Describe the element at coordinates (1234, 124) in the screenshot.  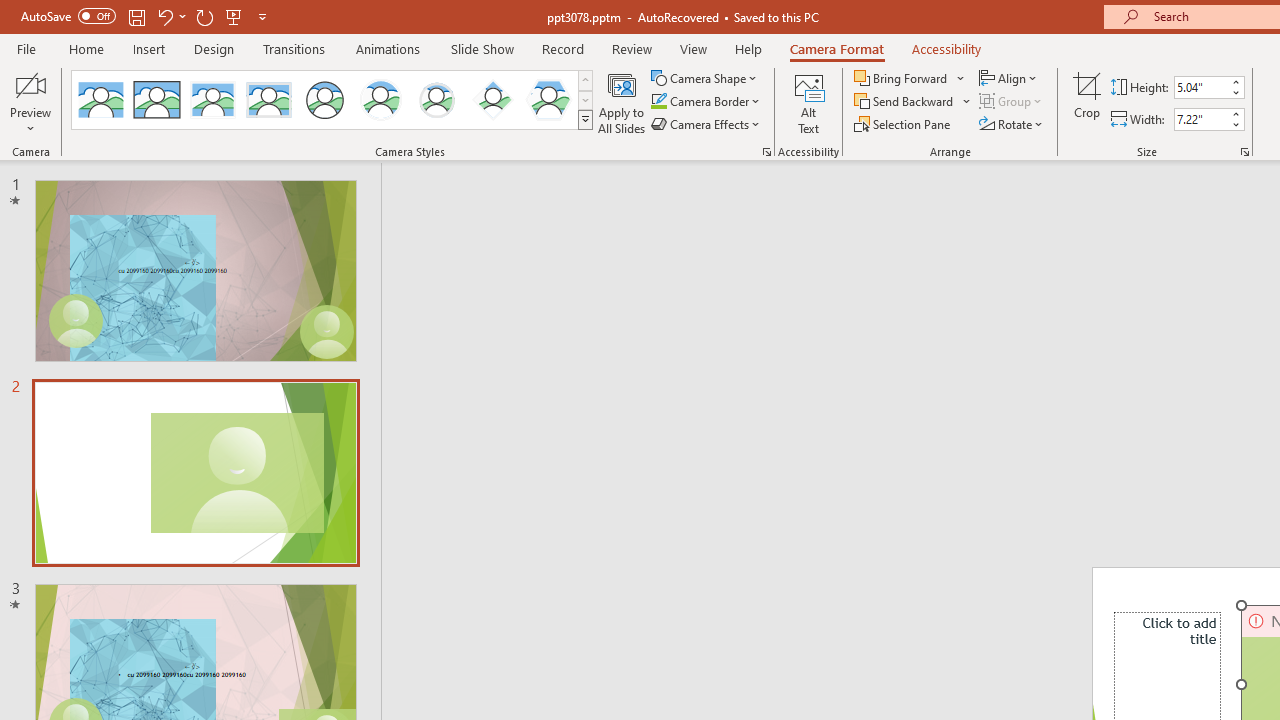
I see `'Less'` at that location.